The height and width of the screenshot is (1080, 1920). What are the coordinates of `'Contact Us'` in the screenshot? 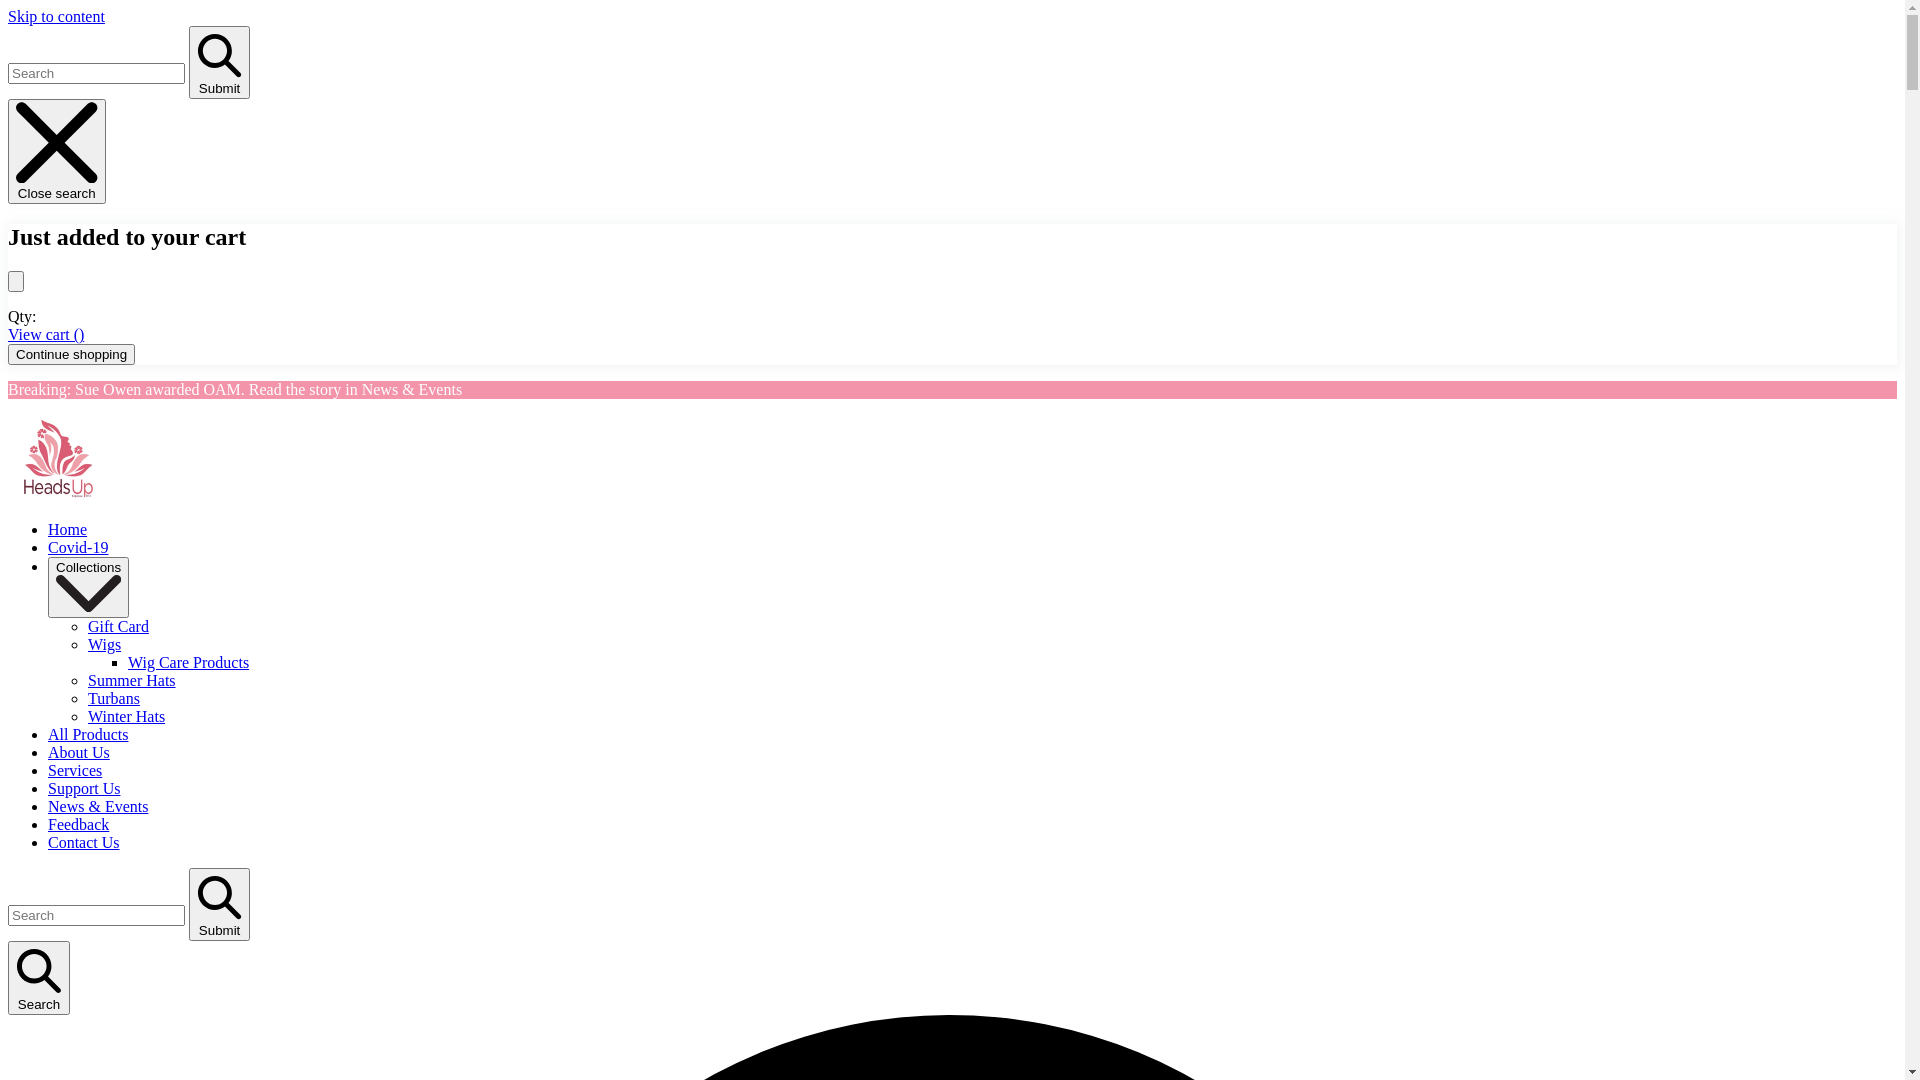 It's located at (82, 842).